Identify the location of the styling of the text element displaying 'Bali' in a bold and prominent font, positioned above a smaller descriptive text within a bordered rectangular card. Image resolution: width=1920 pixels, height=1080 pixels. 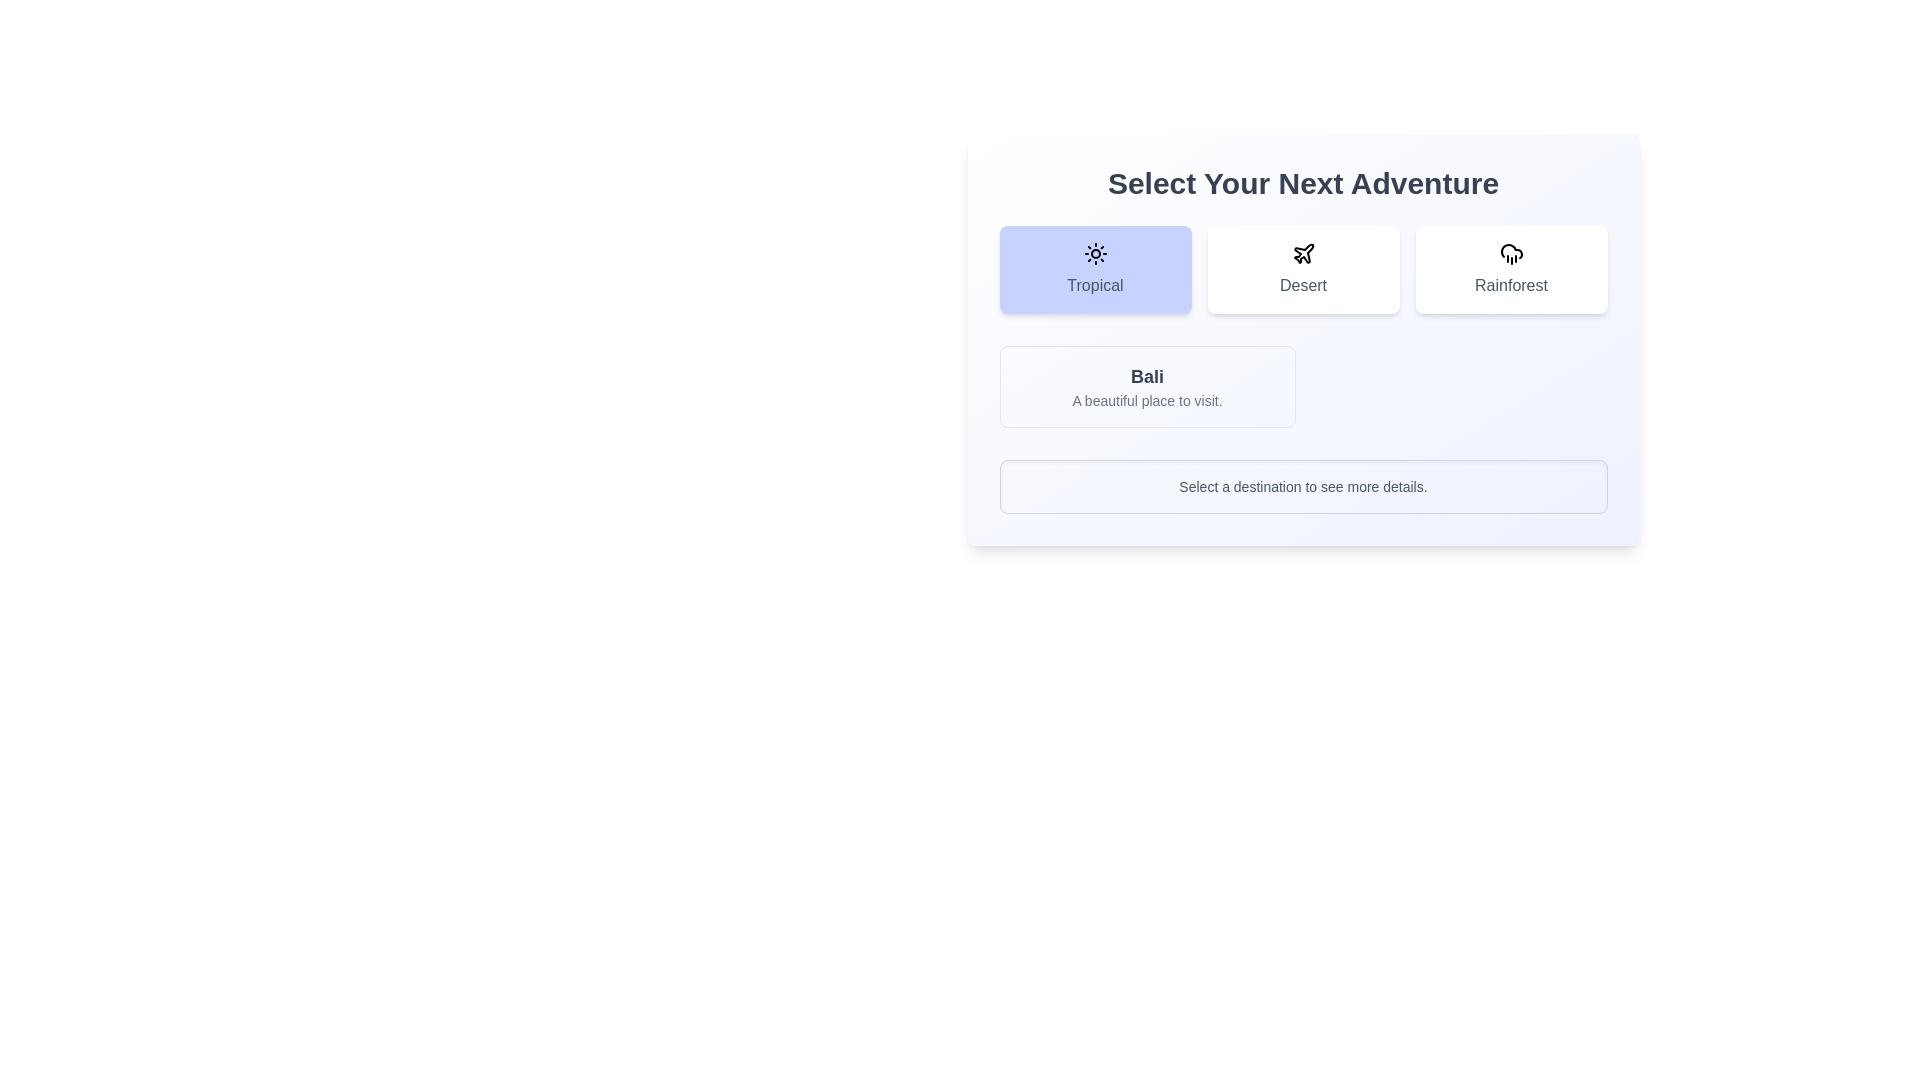
(1147, 377).